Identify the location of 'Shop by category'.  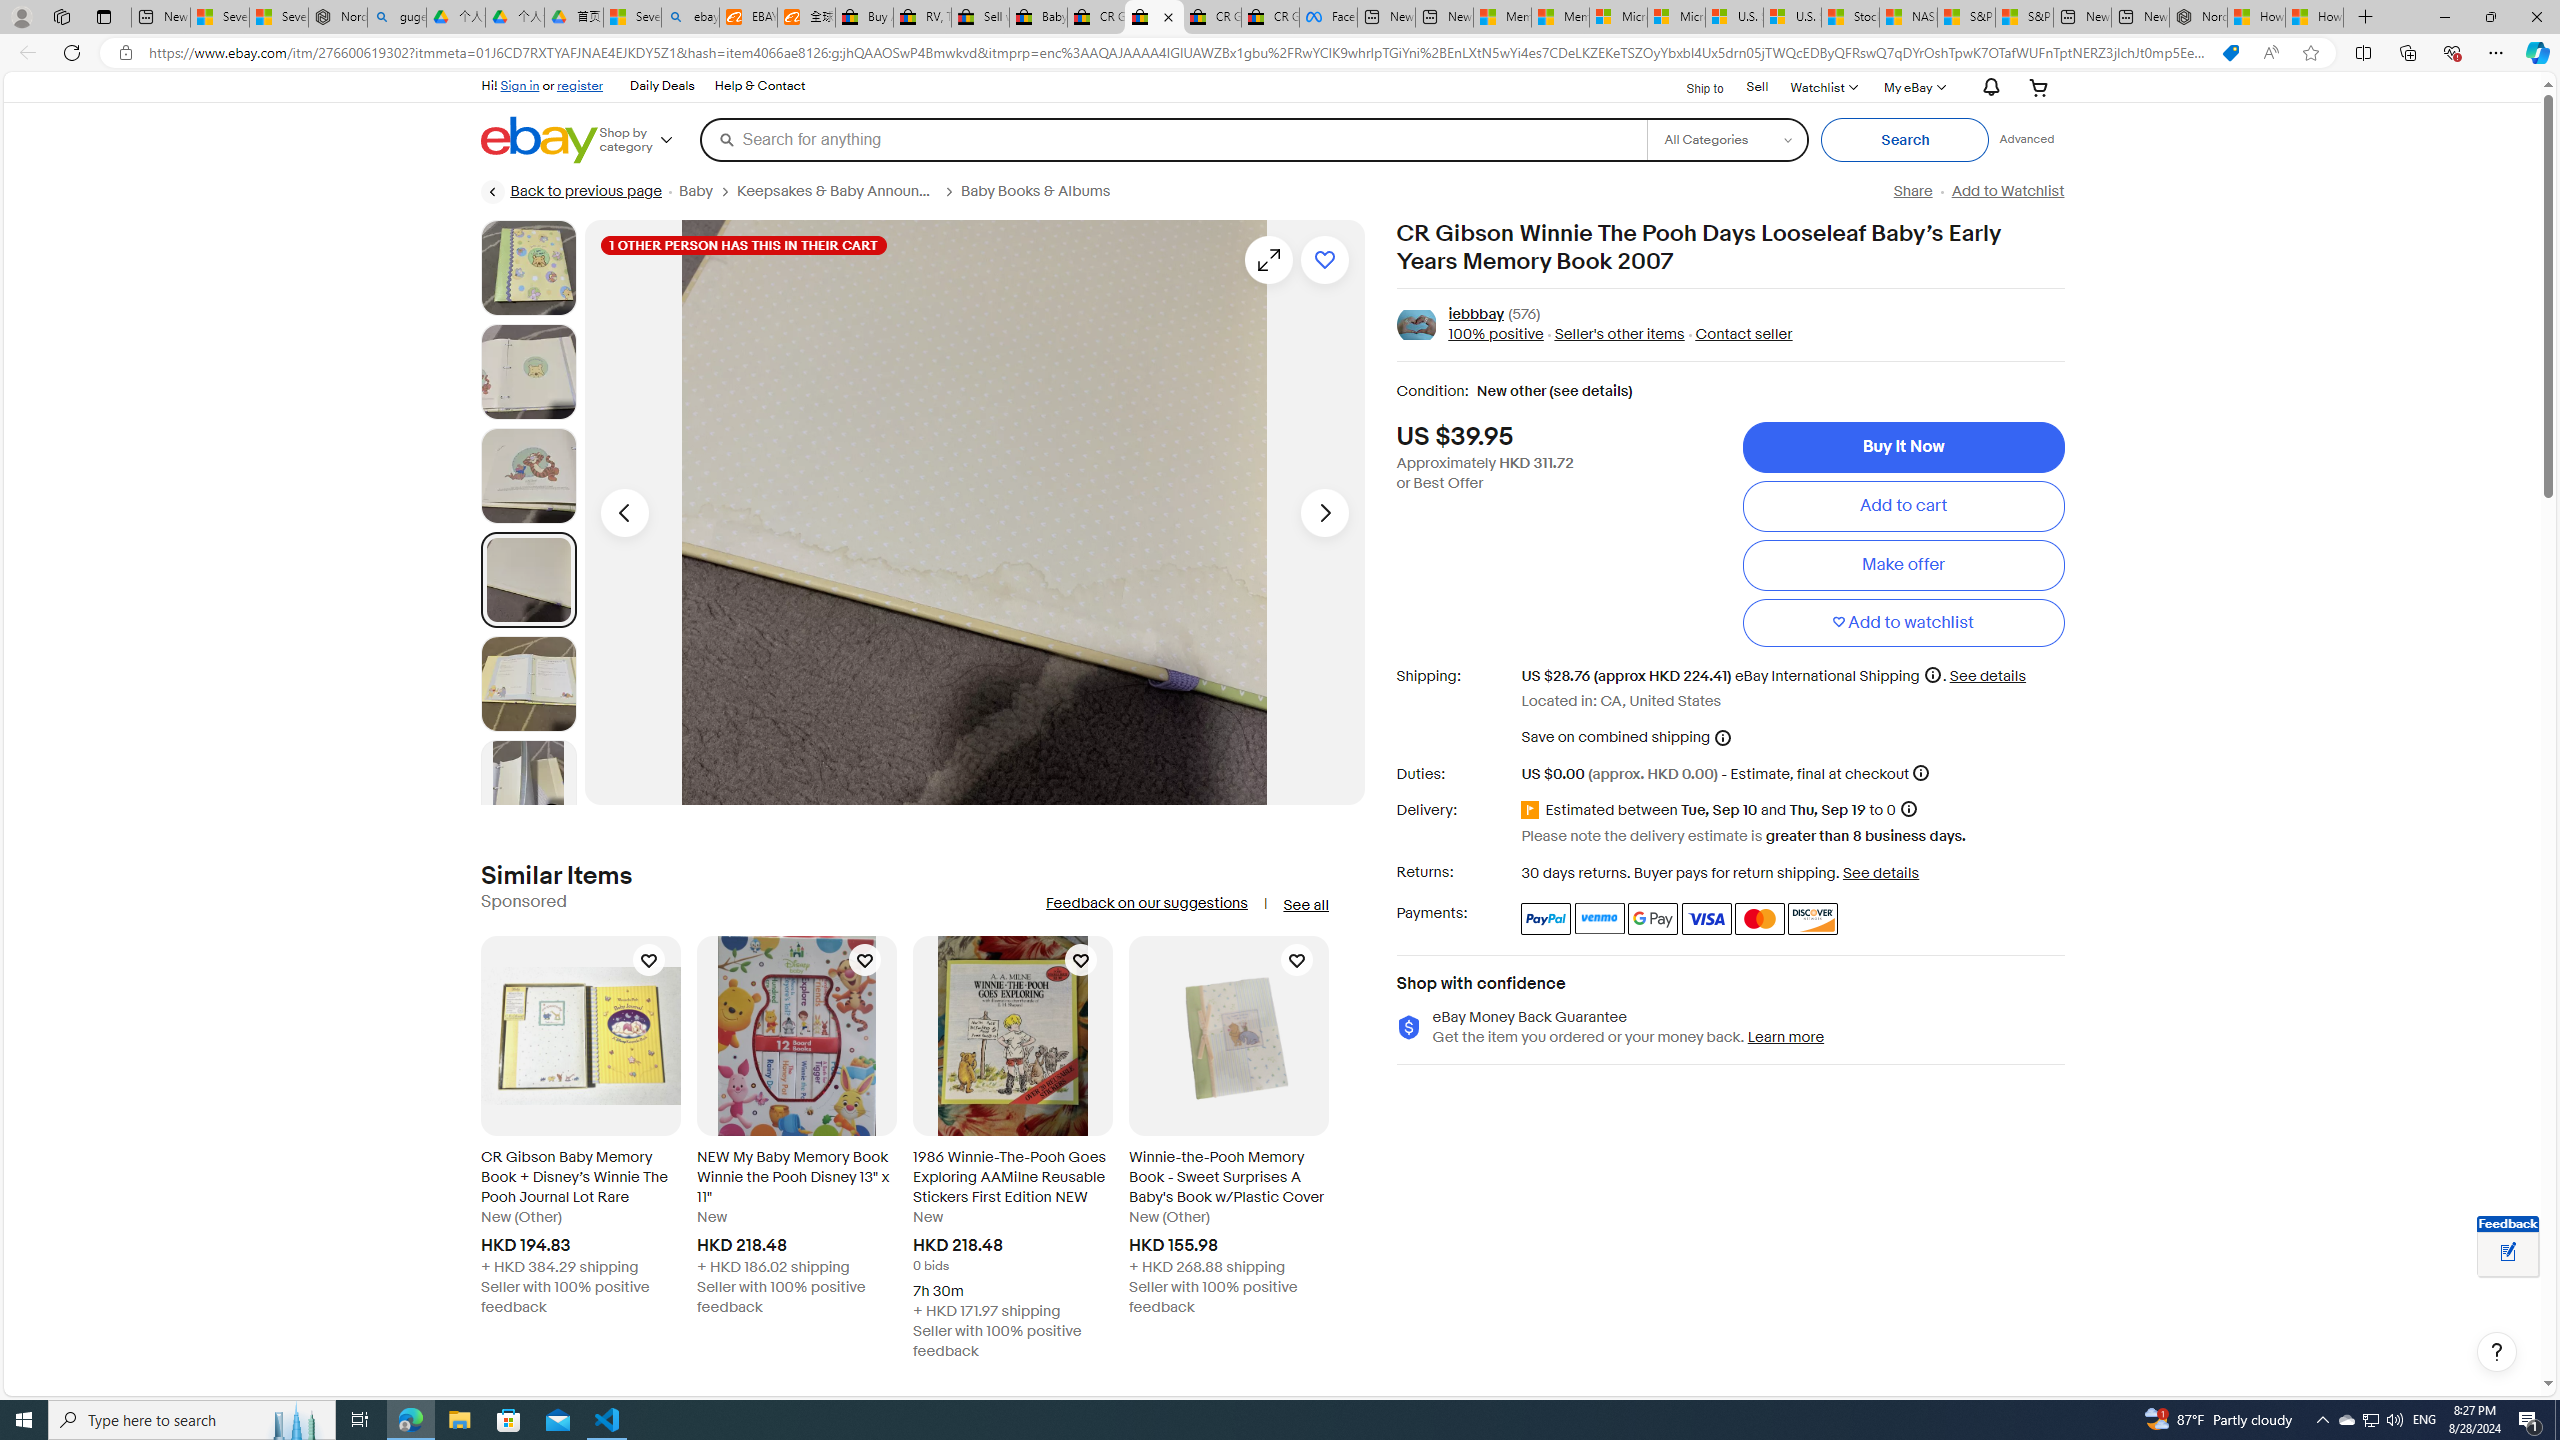
(648, 138).